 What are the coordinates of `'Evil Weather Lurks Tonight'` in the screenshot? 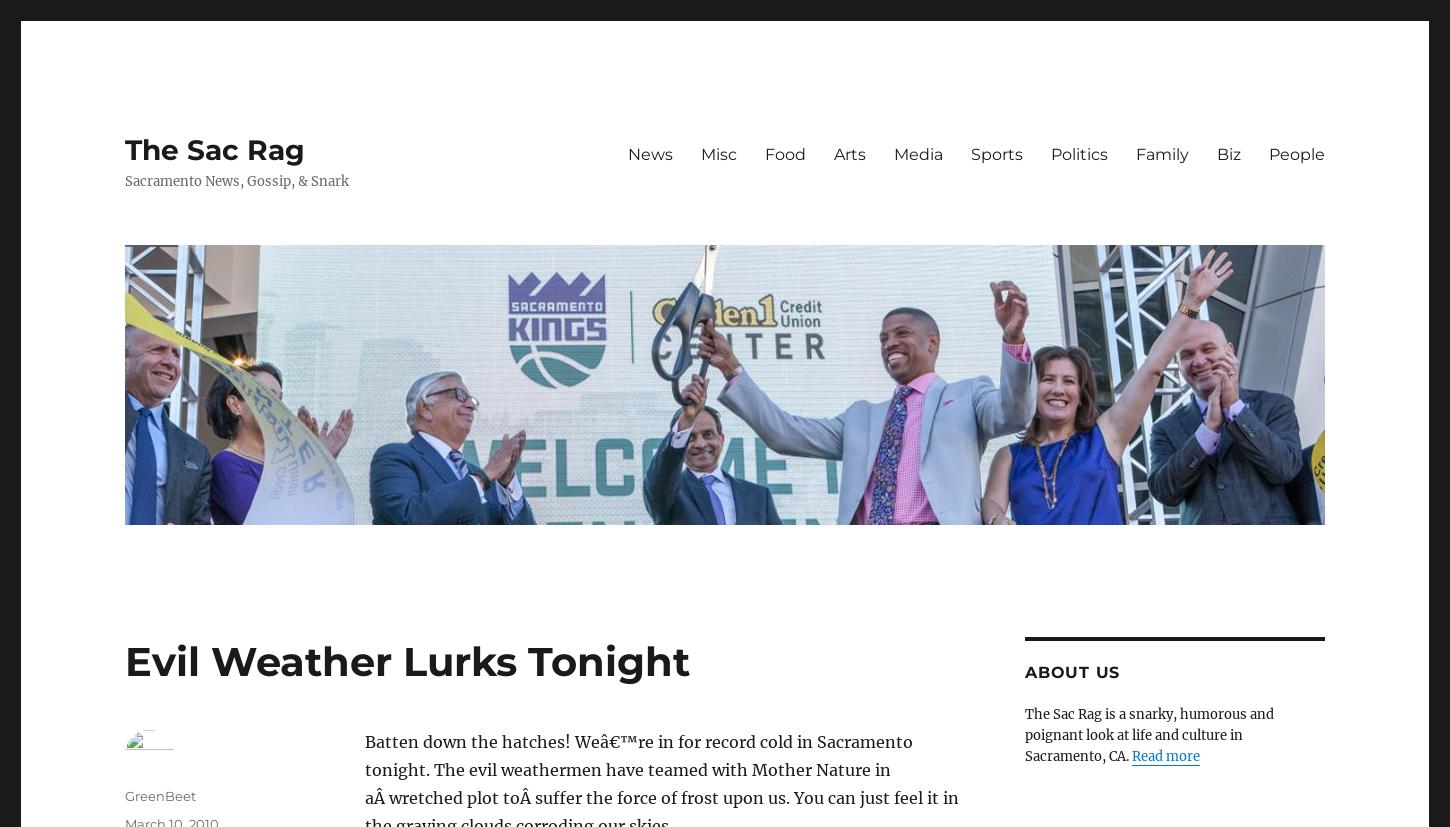 It's located at (123, 661).